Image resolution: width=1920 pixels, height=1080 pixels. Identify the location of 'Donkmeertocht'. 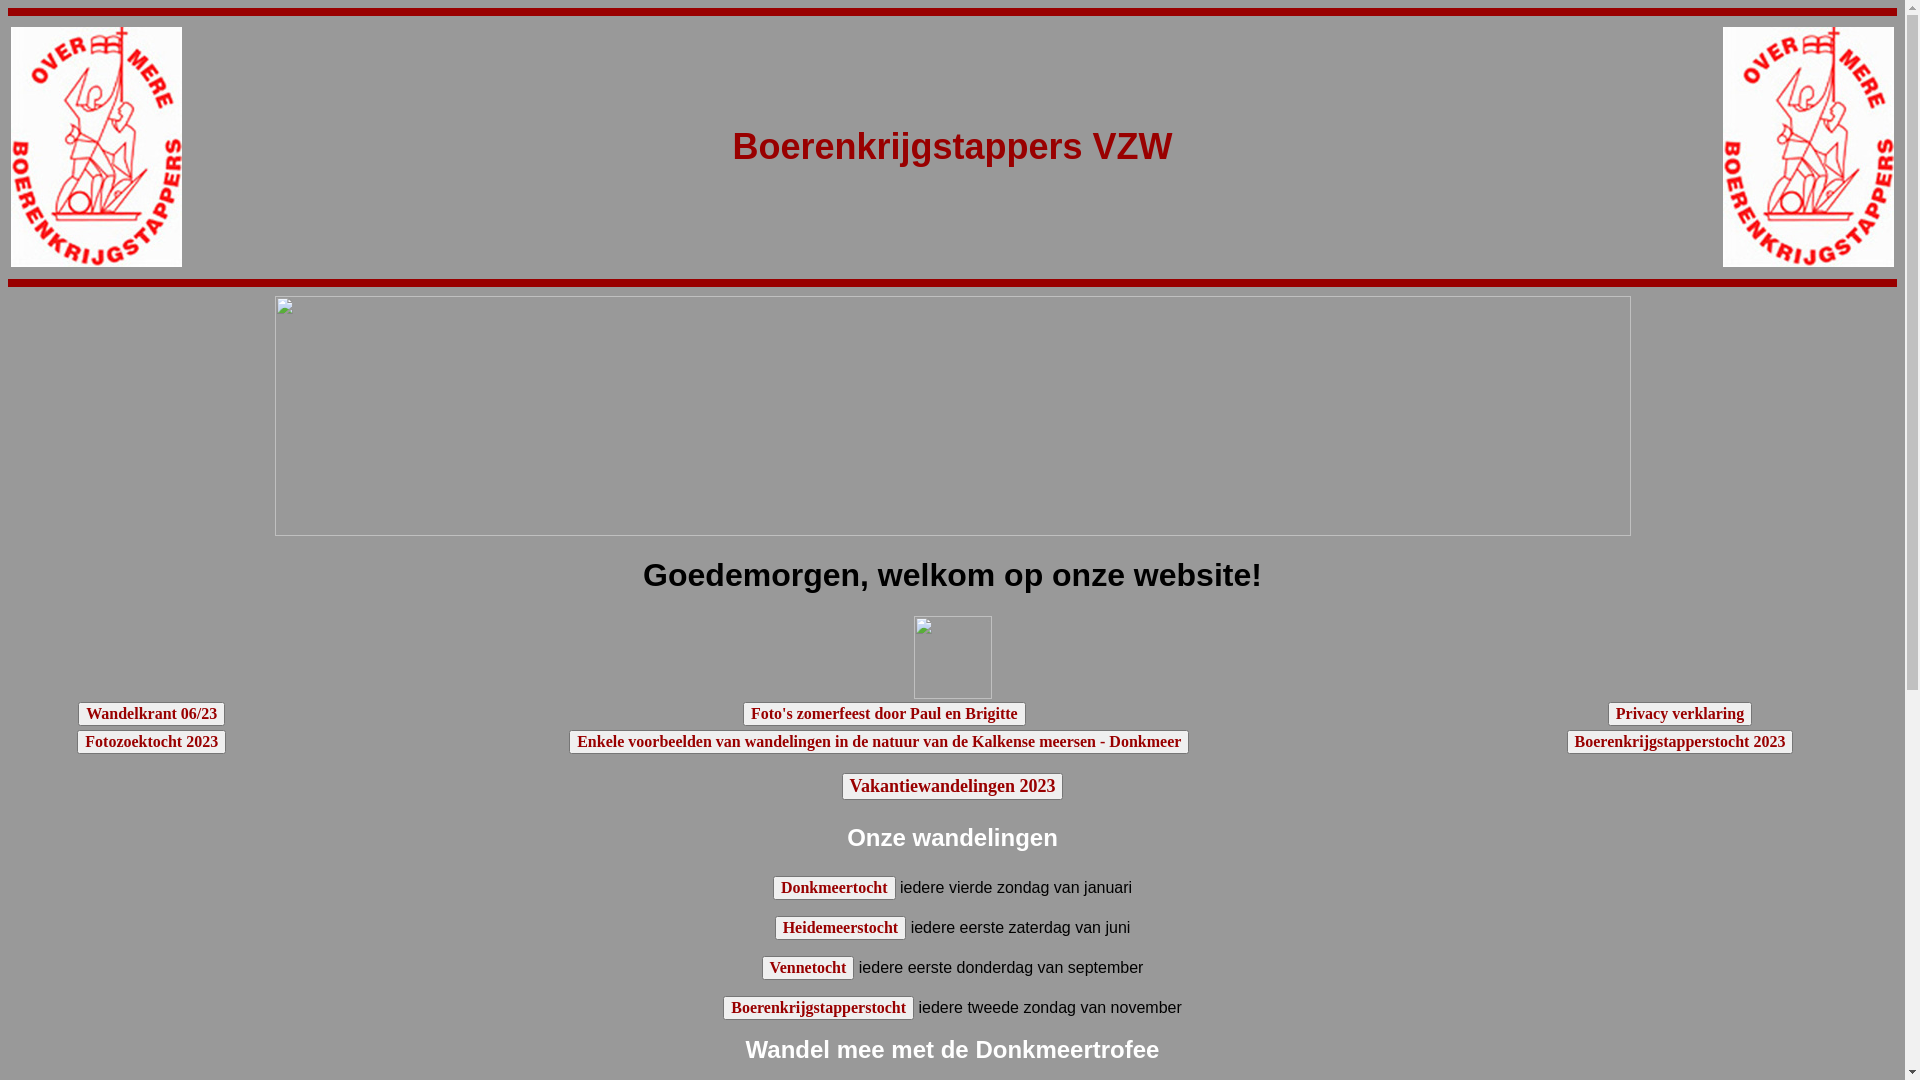
(834, 886).